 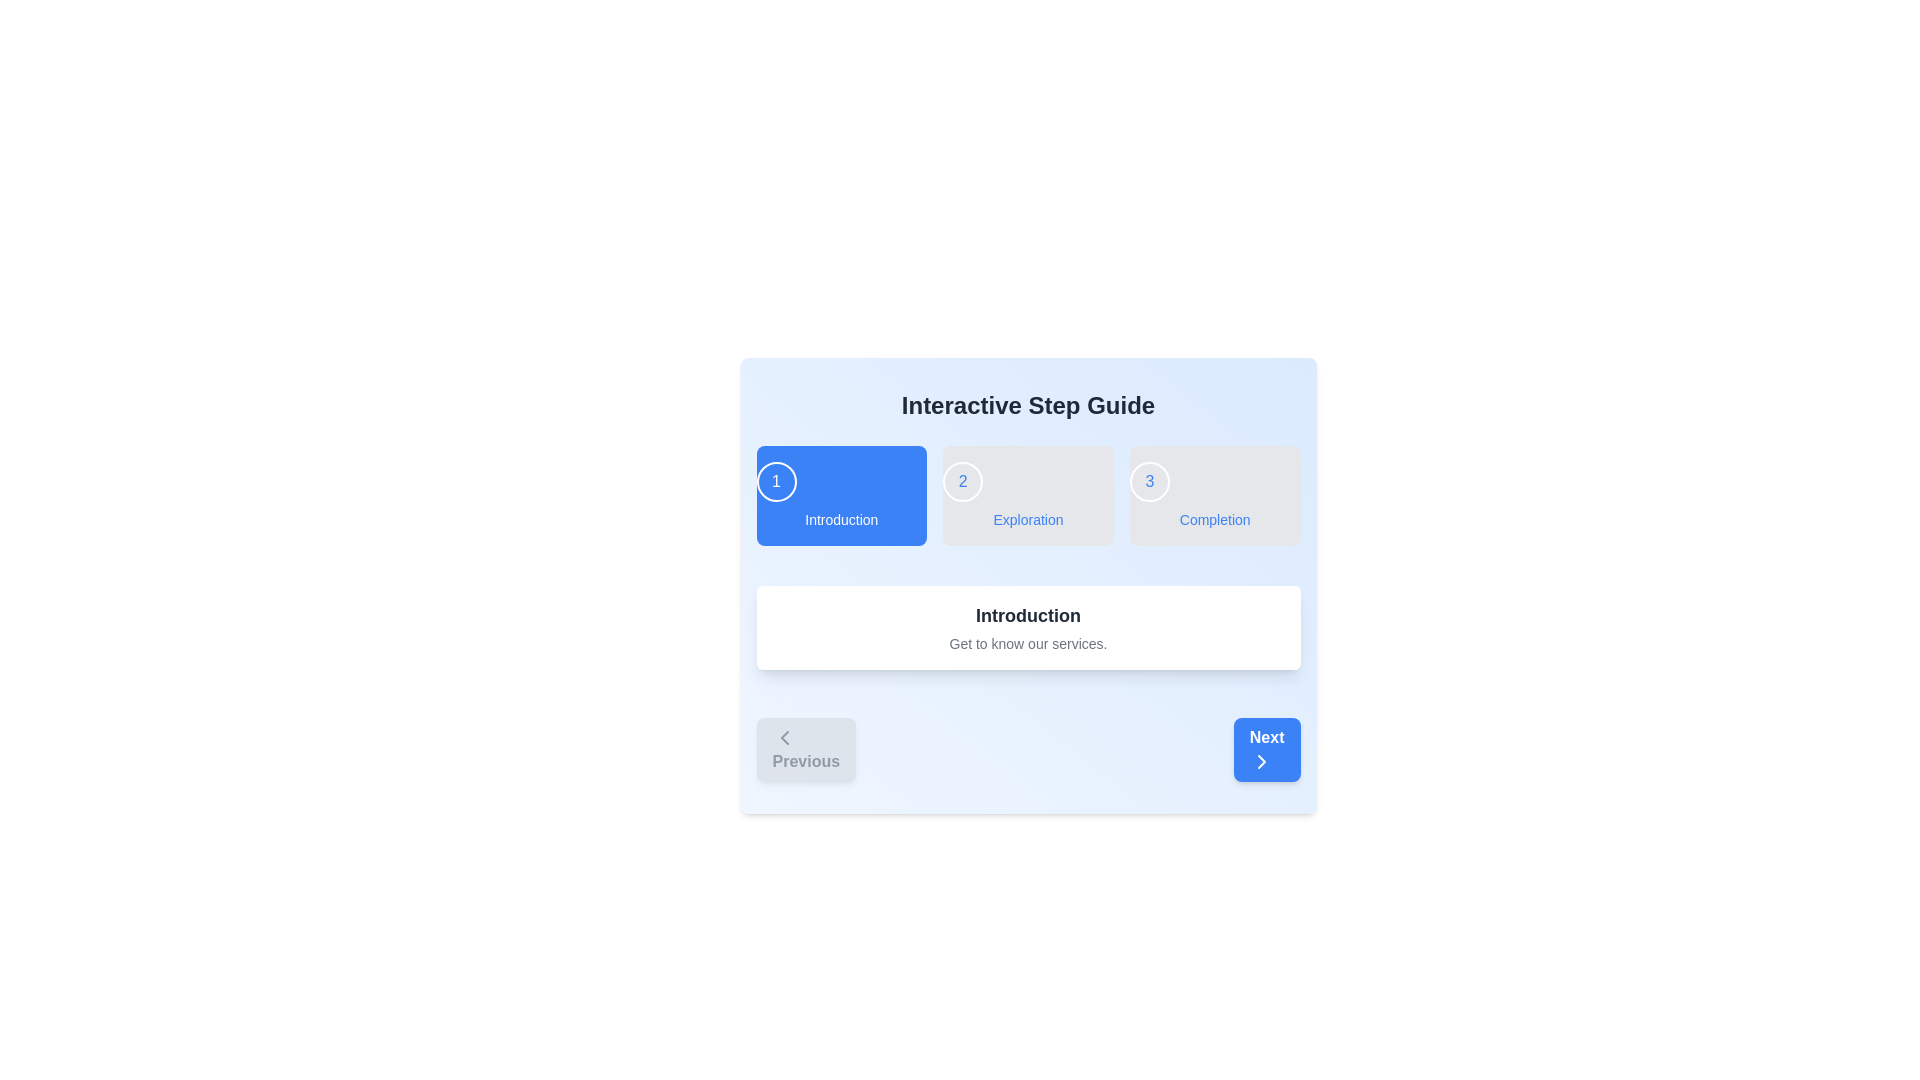 I want to click on the label indicating step 3 in the guided process to check for any tooltip appearance, so click(x=1214, y=519).